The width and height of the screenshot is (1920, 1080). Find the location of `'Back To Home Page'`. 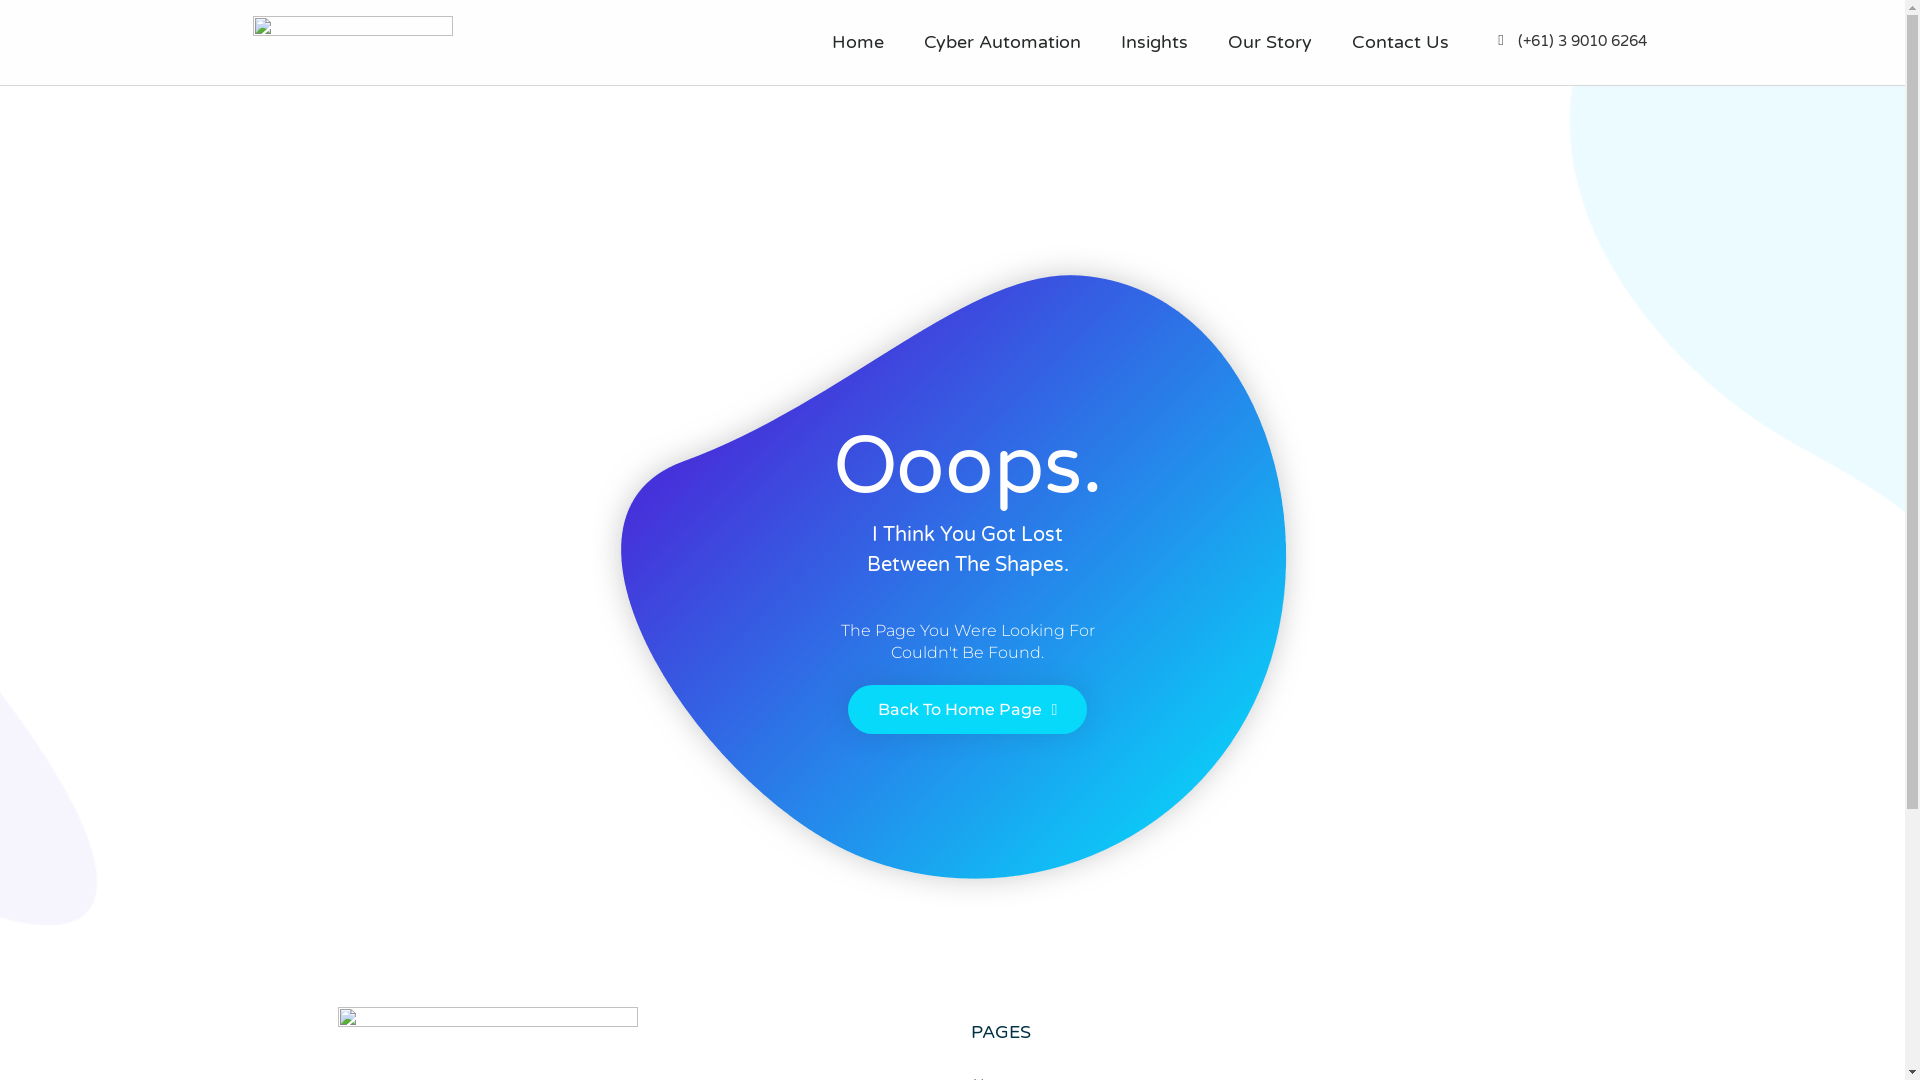

'Back To Home Page' is located at coordinates (848, 708).